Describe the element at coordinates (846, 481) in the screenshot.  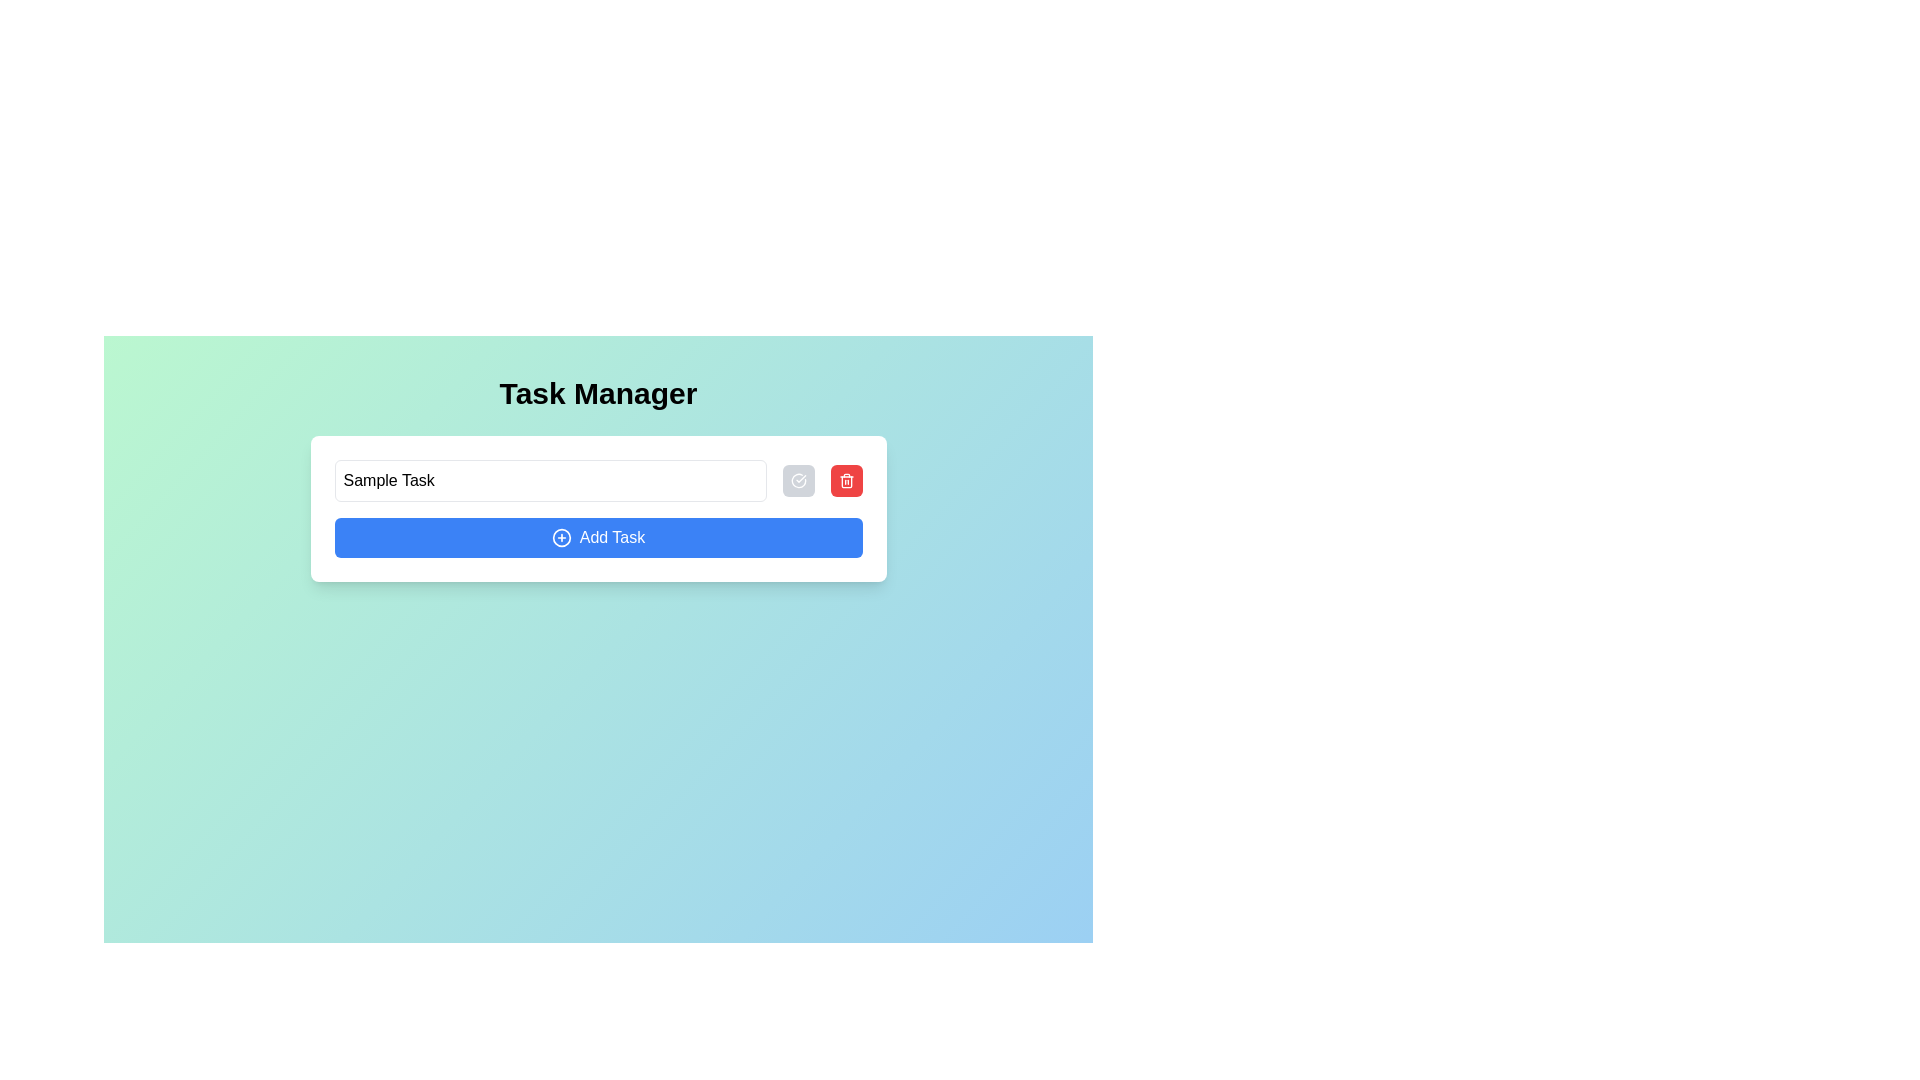
I see `the red button with rounded corners and a trash icon` at that location.